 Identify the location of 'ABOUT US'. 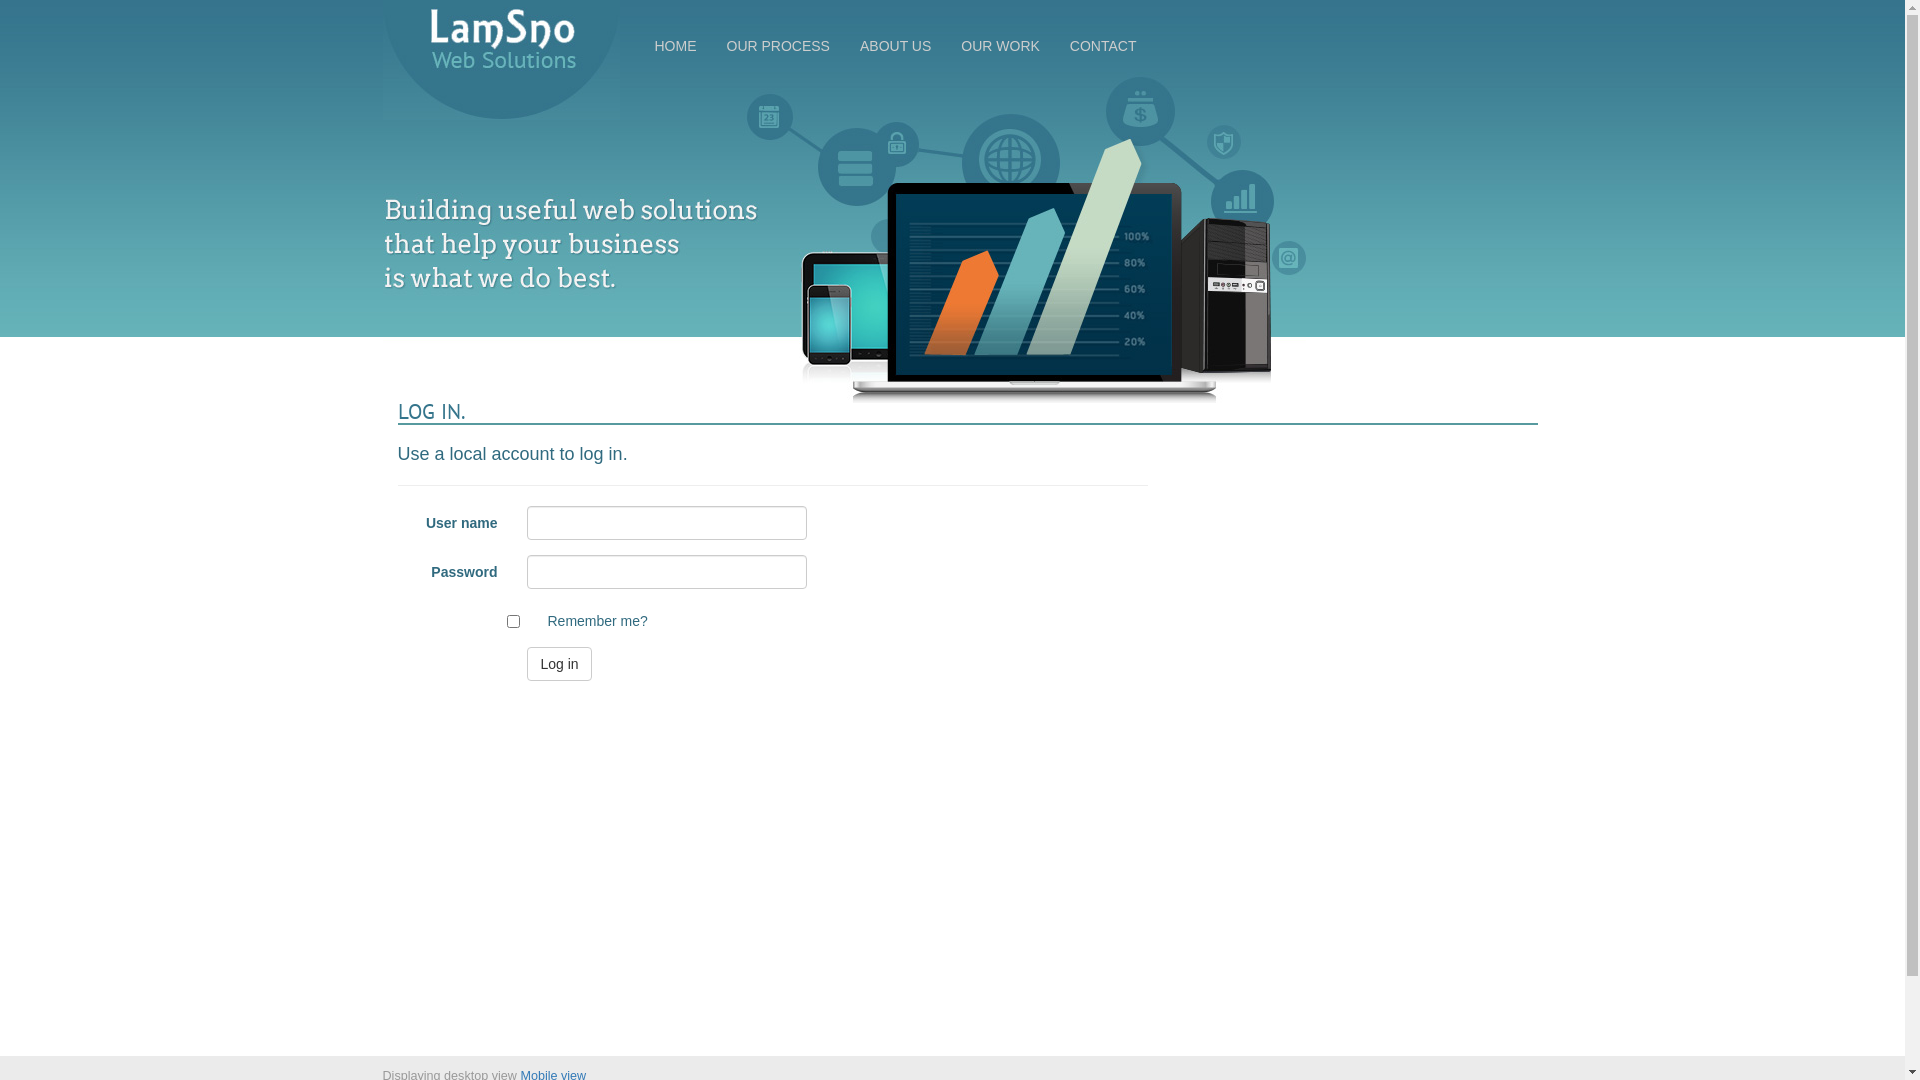
(894, 45).